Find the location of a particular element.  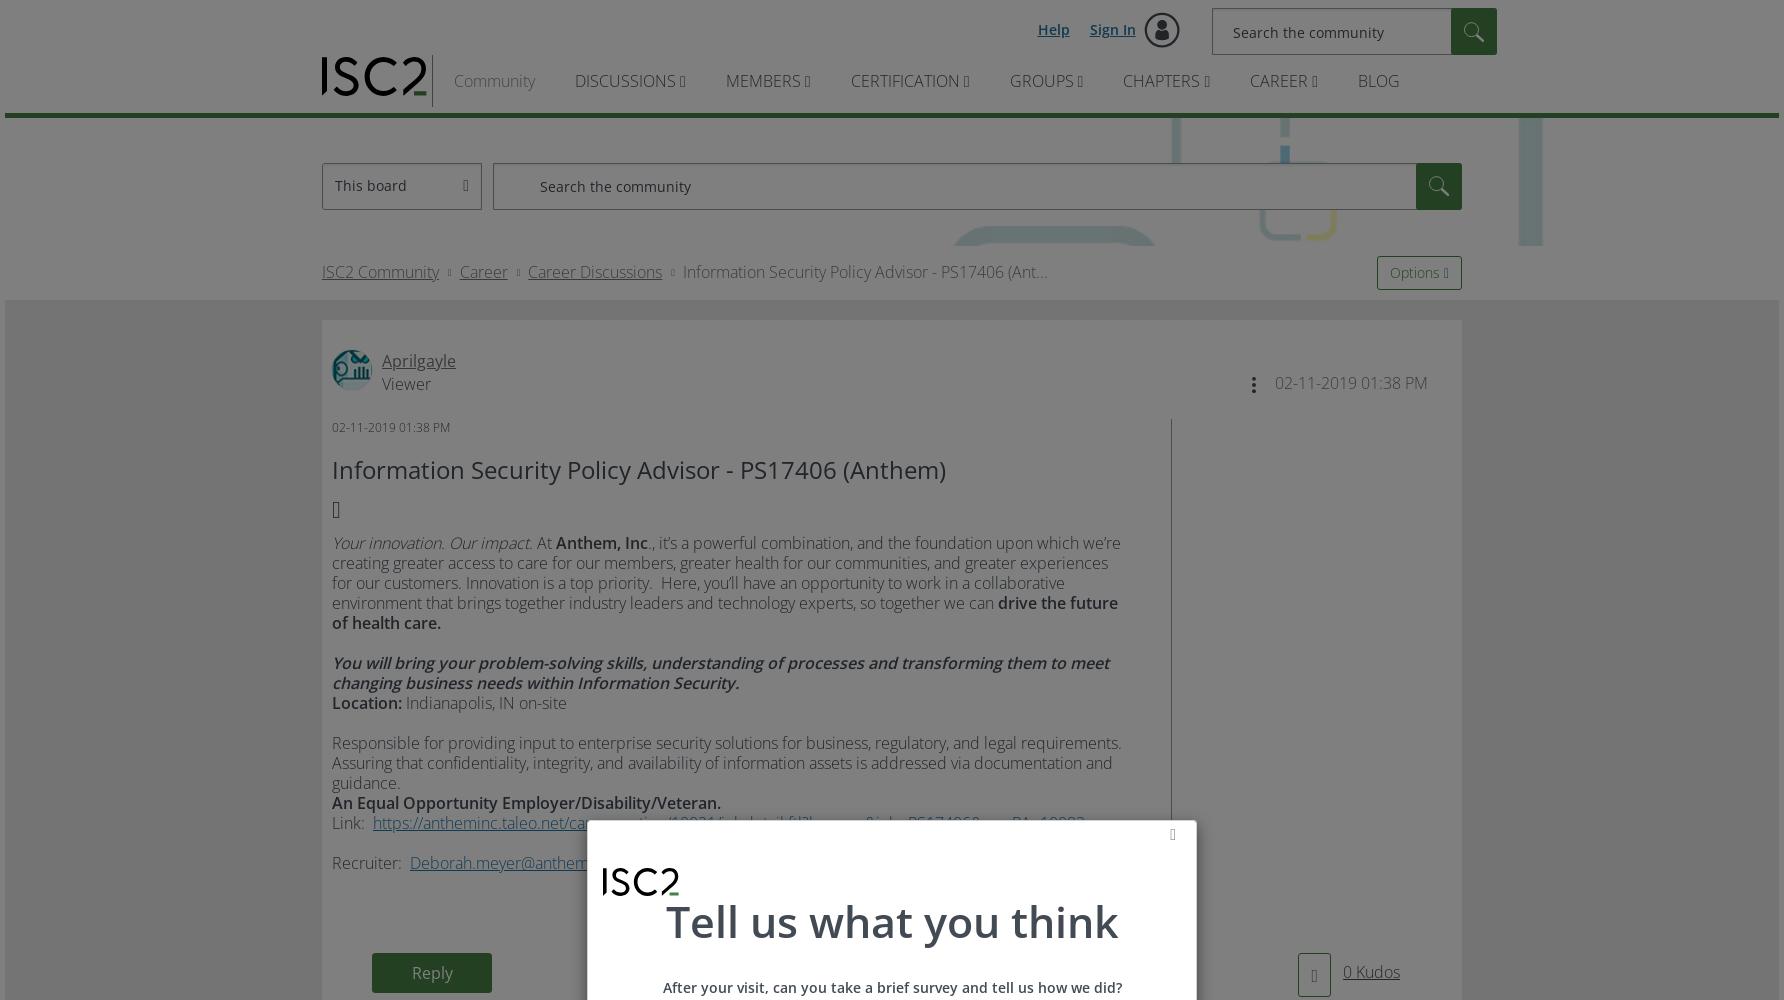

'Information Security Policy Advisor - PS17406 (Anthem)' is located at coordinates (332, 467).